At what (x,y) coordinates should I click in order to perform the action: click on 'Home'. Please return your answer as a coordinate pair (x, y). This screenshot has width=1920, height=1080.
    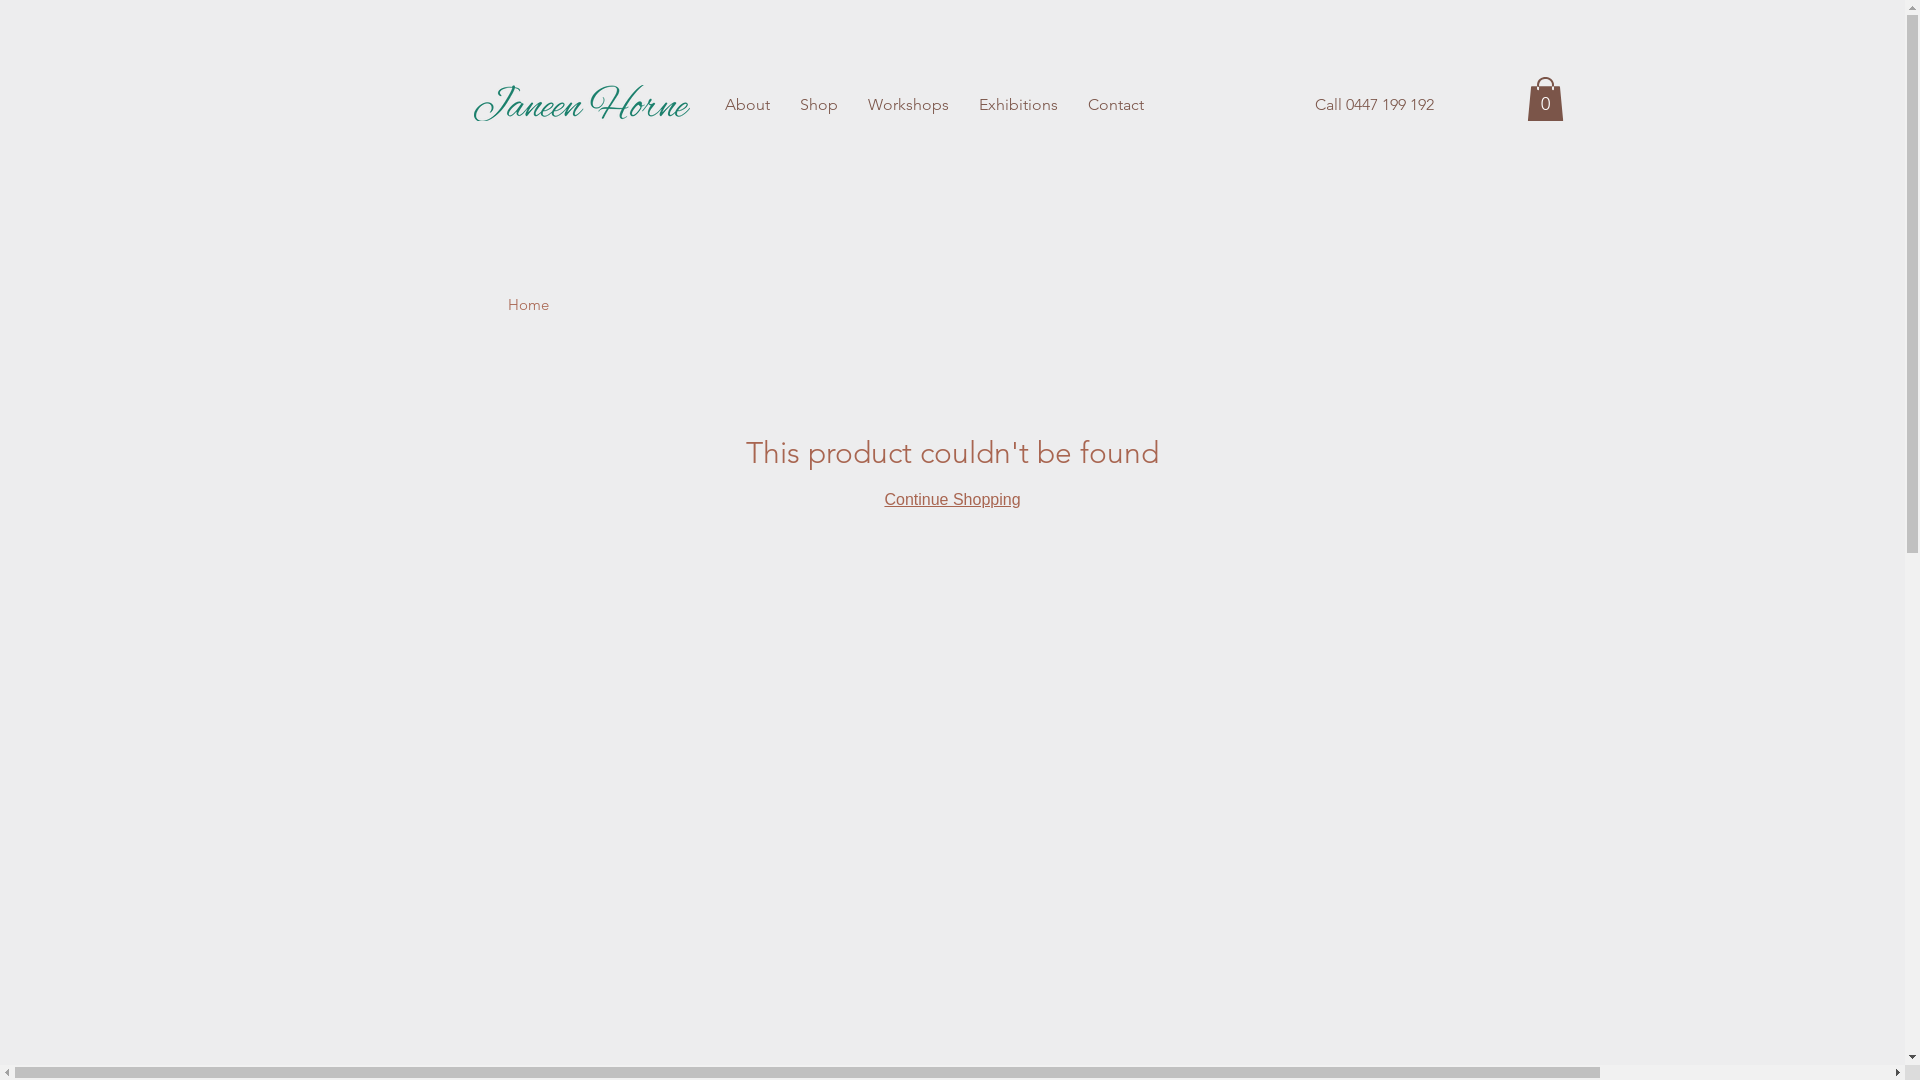
    Looking at the image, I should click on (508, 304).